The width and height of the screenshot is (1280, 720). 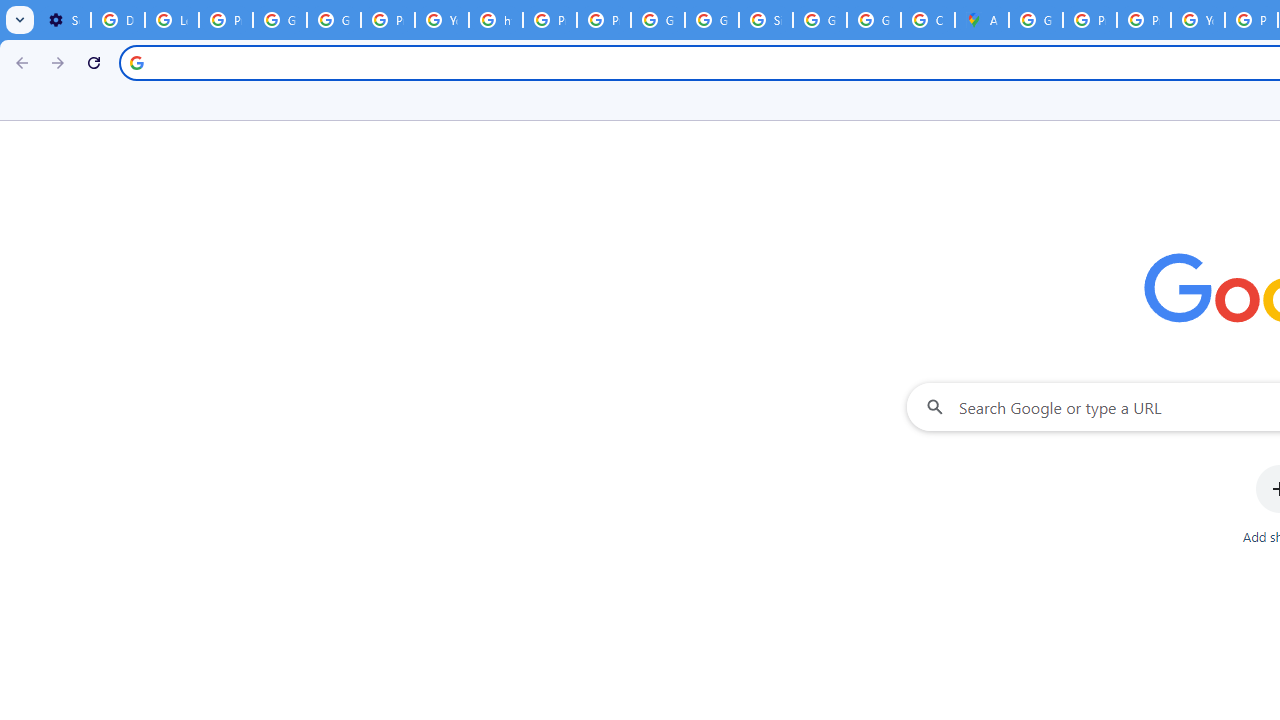 I want to click on 'Settings - Performance', so click(x=64, y=20).